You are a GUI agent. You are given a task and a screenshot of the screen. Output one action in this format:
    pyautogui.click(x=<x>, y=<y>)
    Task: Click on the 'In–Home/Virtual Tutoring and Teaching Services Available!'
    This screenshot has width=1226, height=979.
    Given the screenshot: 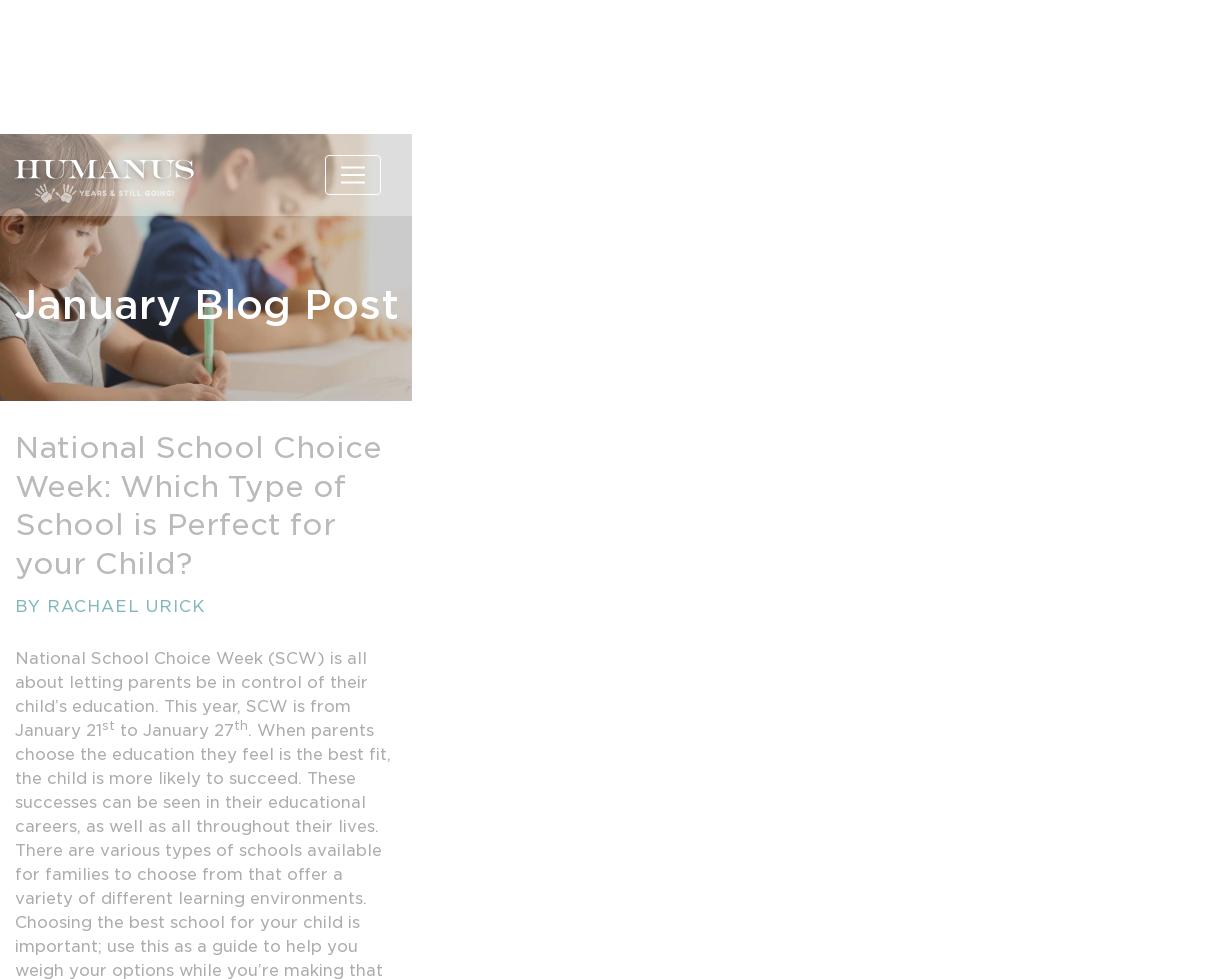 What is the action you would take?
    pyautogui.click(x=205, y=31)
    